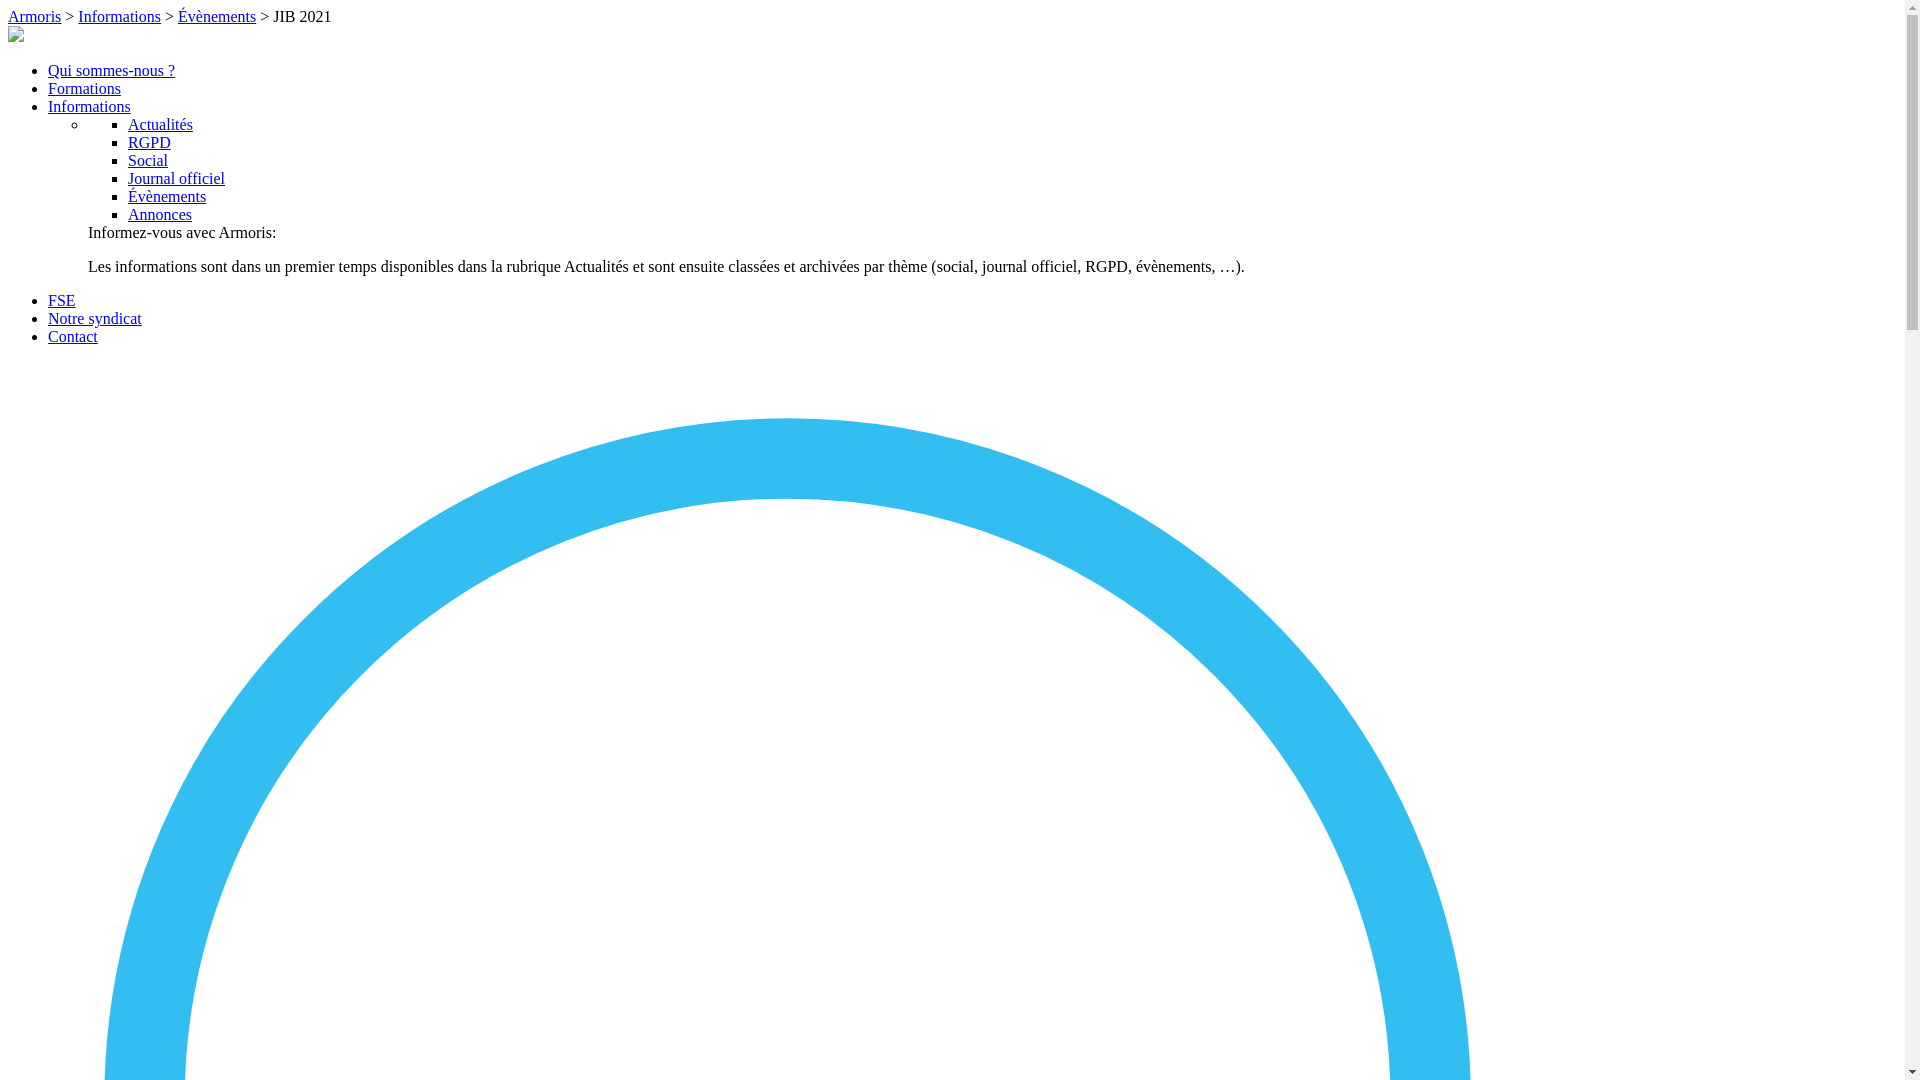  What do you see at coordinates (34, 16) in the screenshot?
I see `'Armoris'` at bounding box center [34, 16].